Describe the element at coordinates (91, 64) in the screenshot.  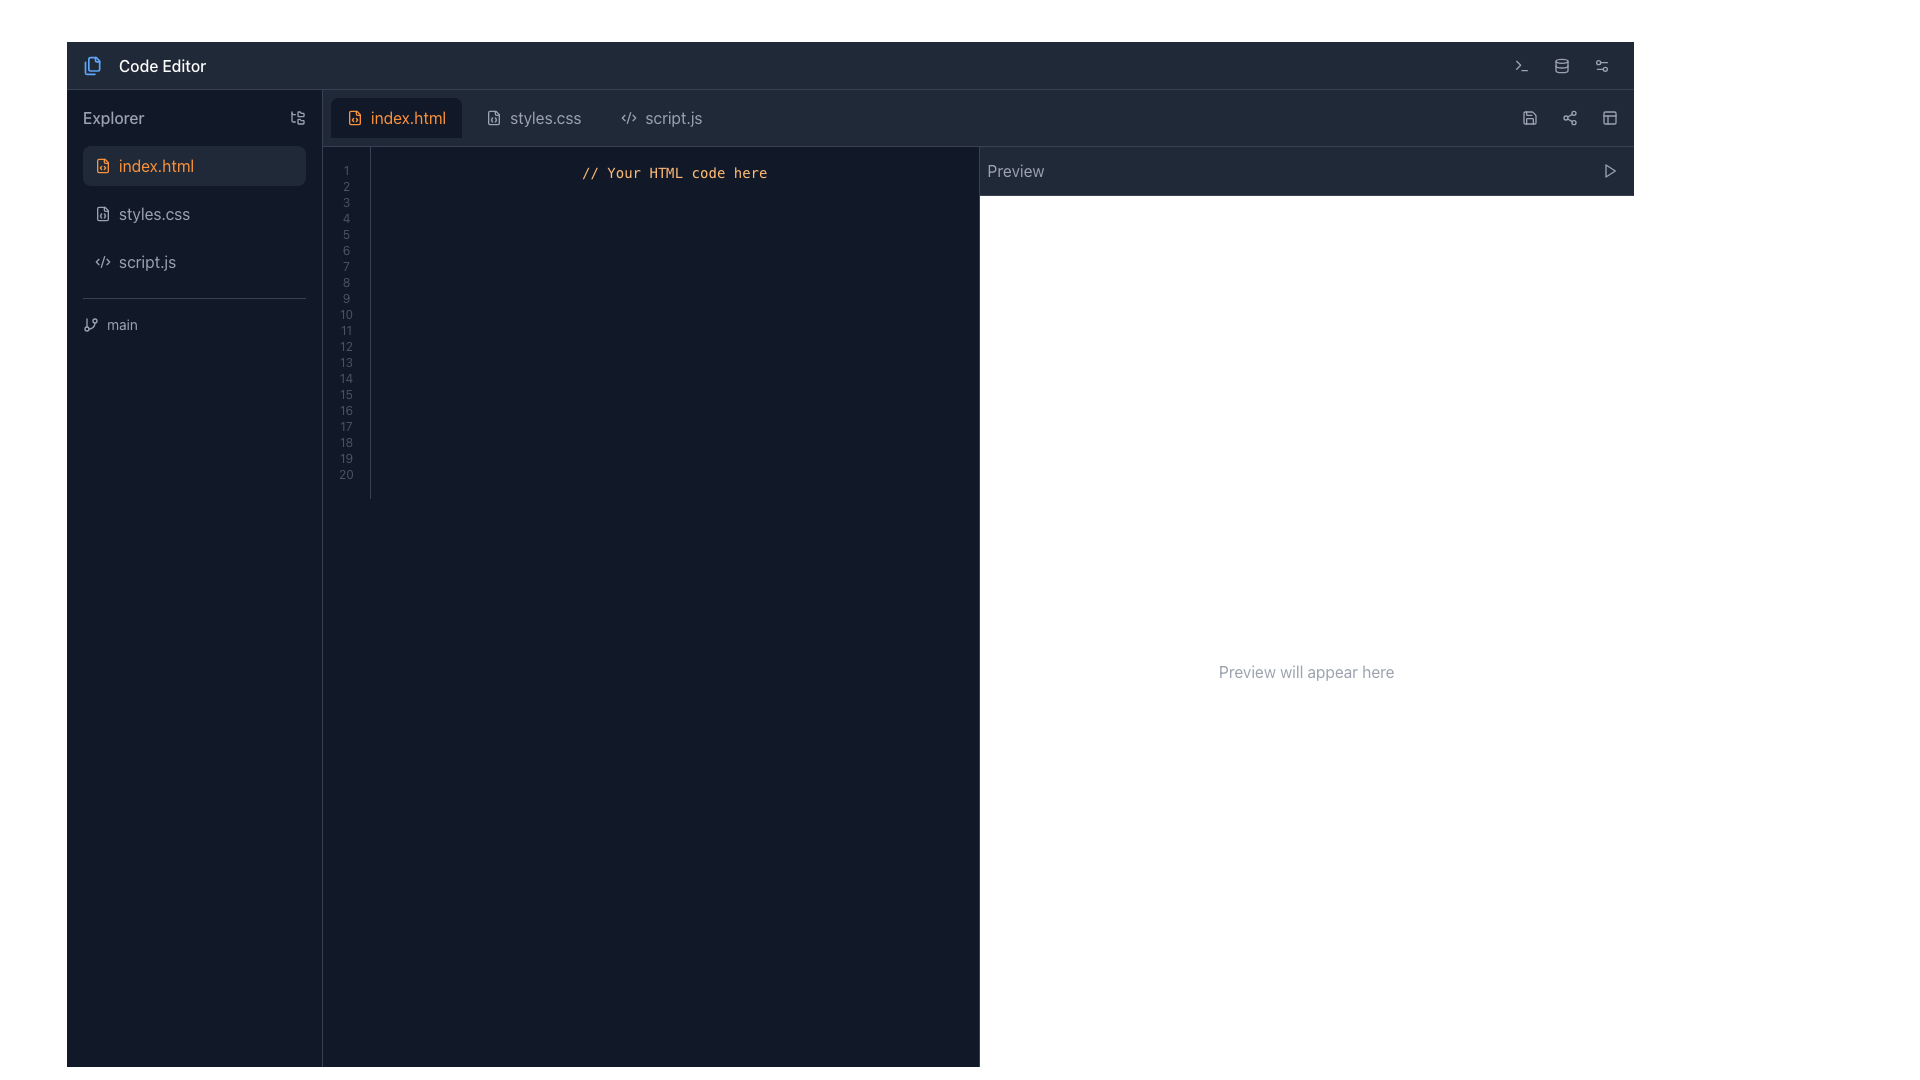
I see `the small blue icon resembling stacked files, which is the leftmost icon in the toolbar next to the 'Code Editor' text` at that location.